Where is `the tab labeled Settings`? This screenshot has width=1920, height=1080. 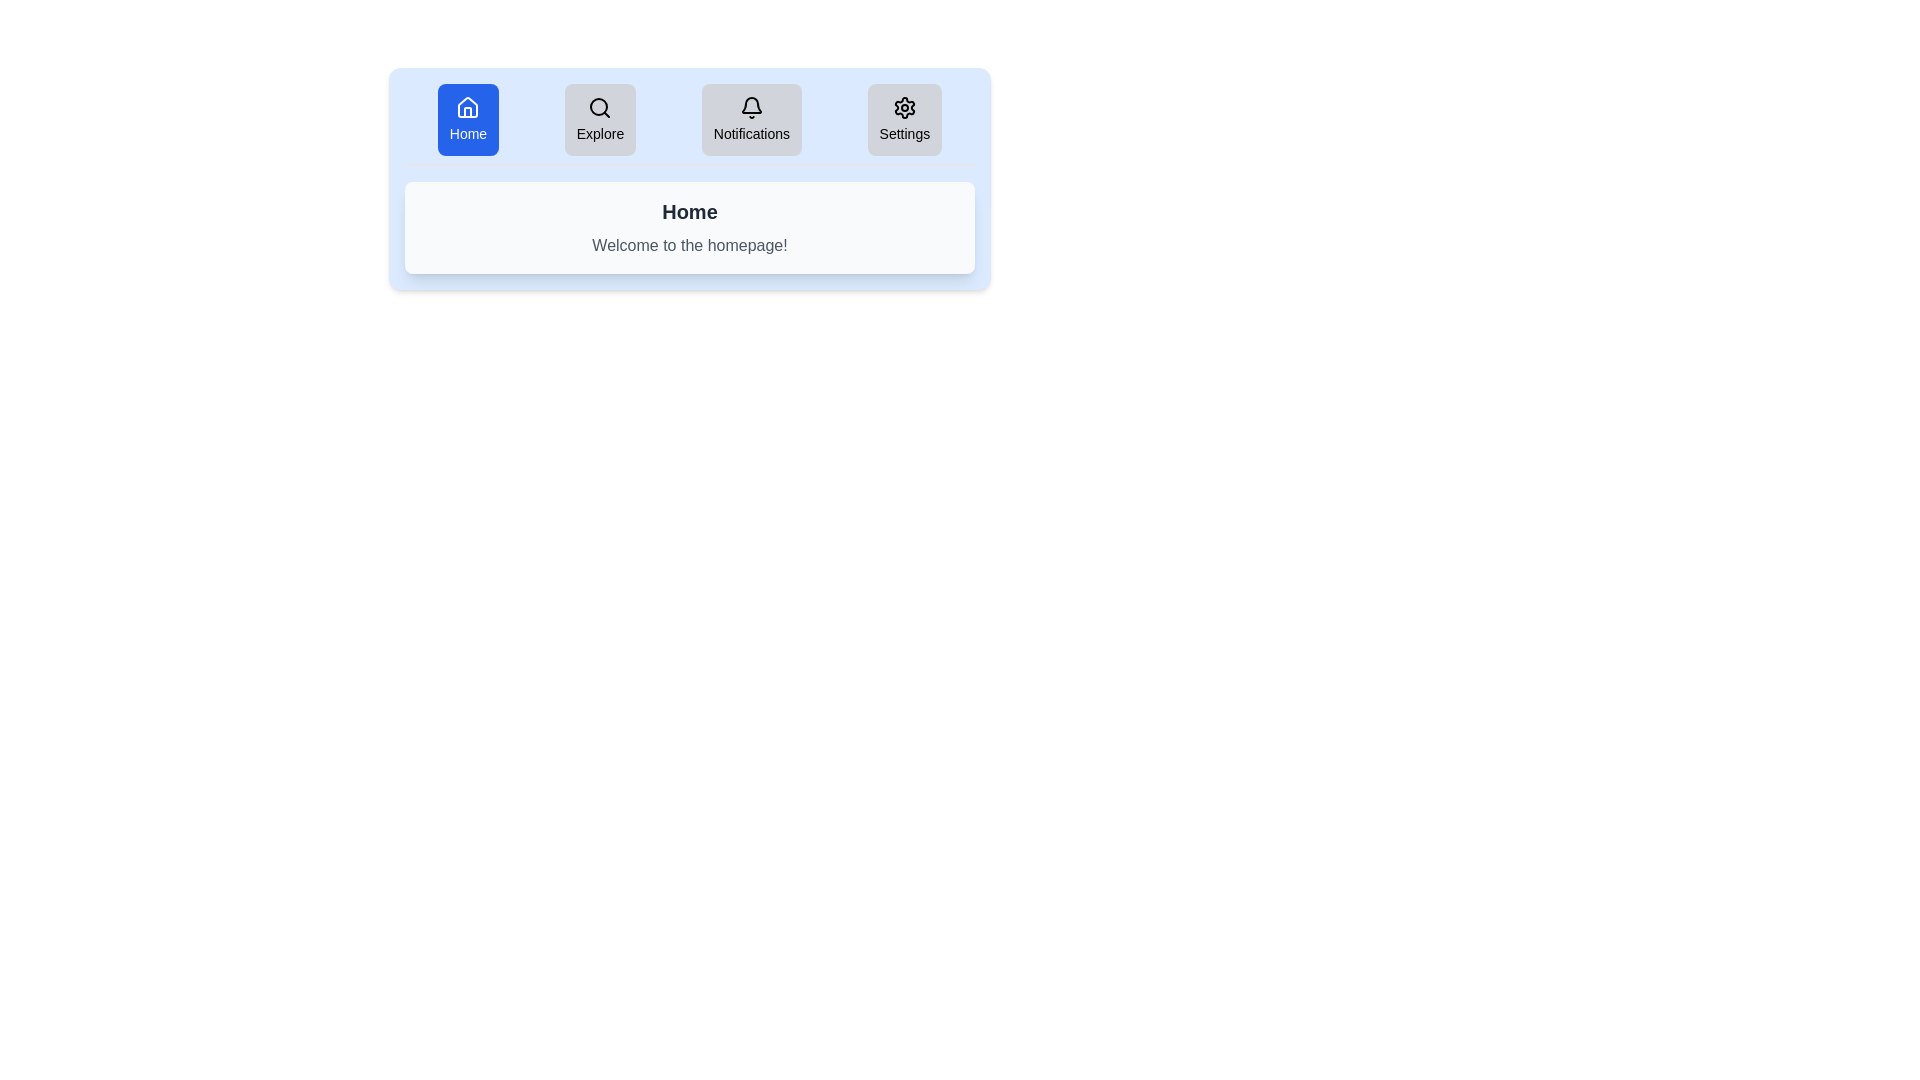
the tab labeled Settings is located at coordinates (903, 119).